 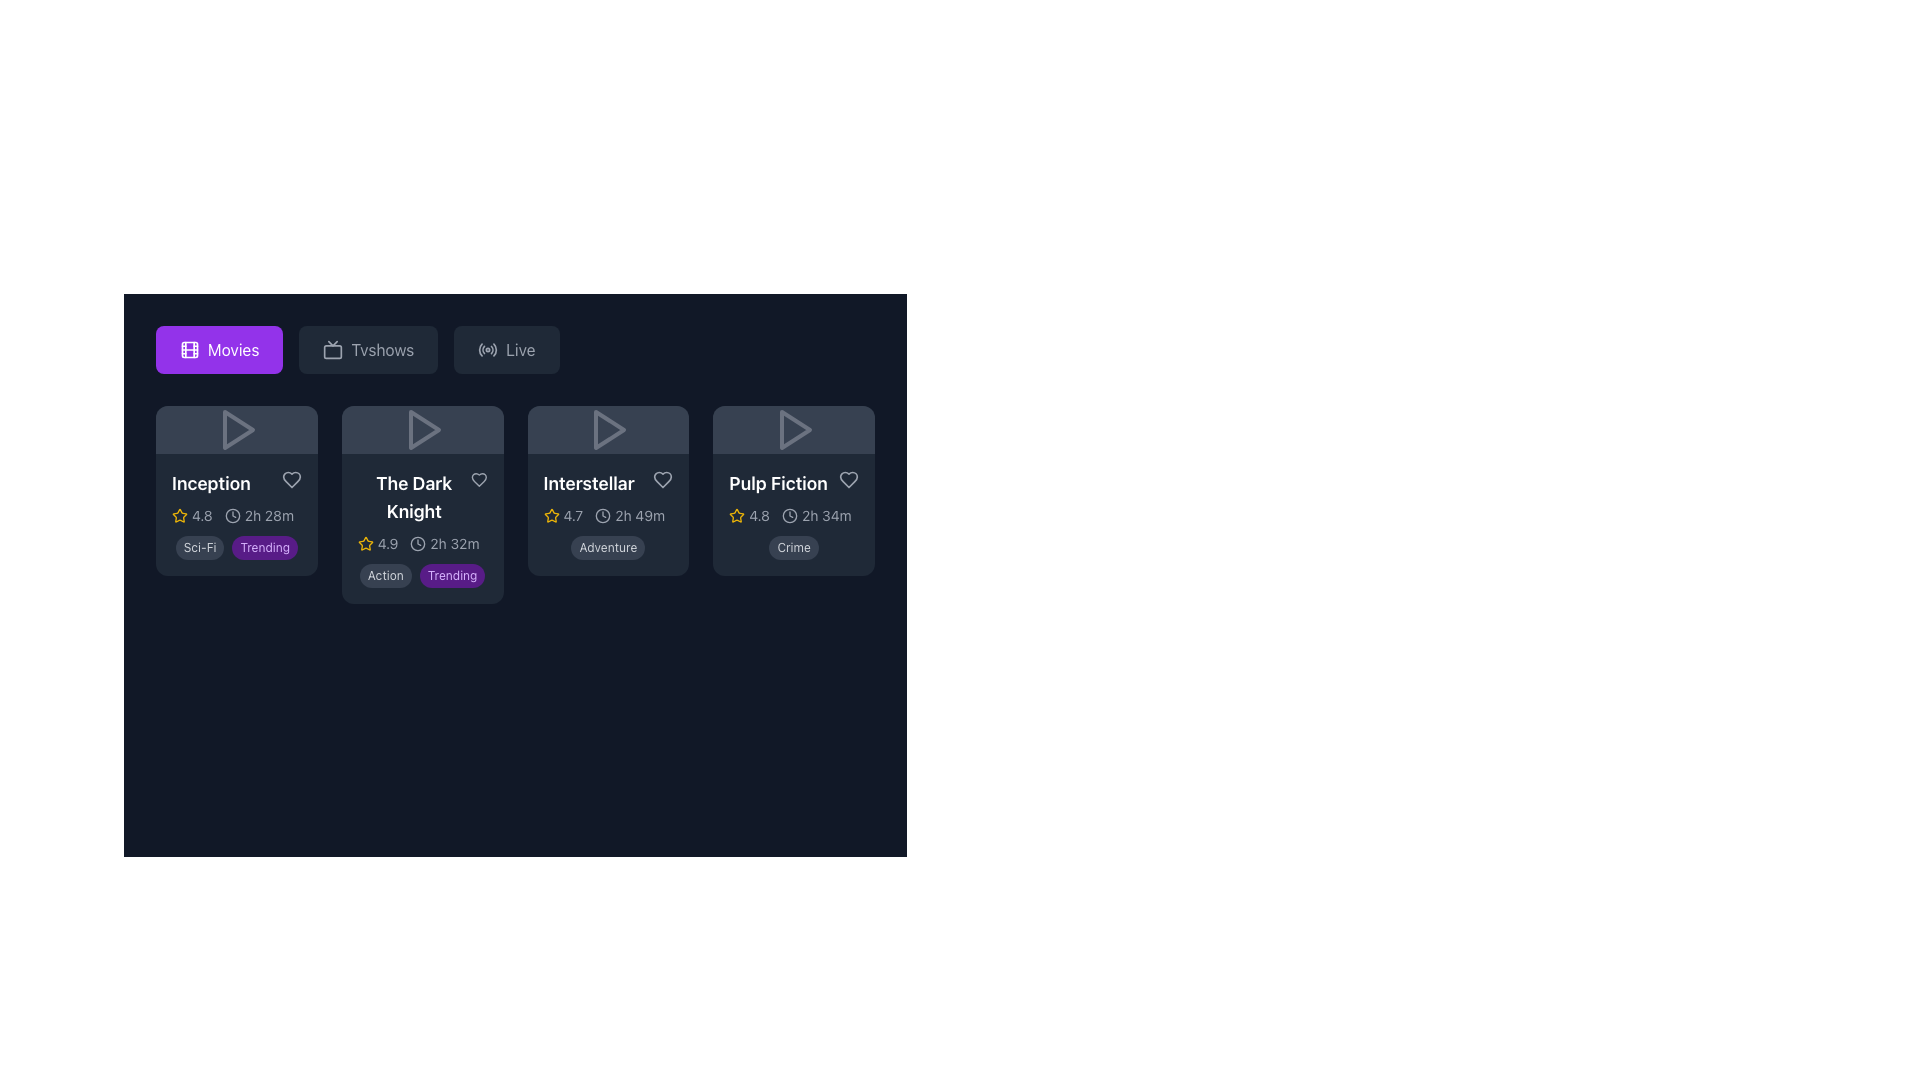 I want to click on the Rating display element showing the numeric rating '4.9' with a yellow star icon, located to the left of the duration text for the movie 'The Dark Knight', so click(x=378, y=543).